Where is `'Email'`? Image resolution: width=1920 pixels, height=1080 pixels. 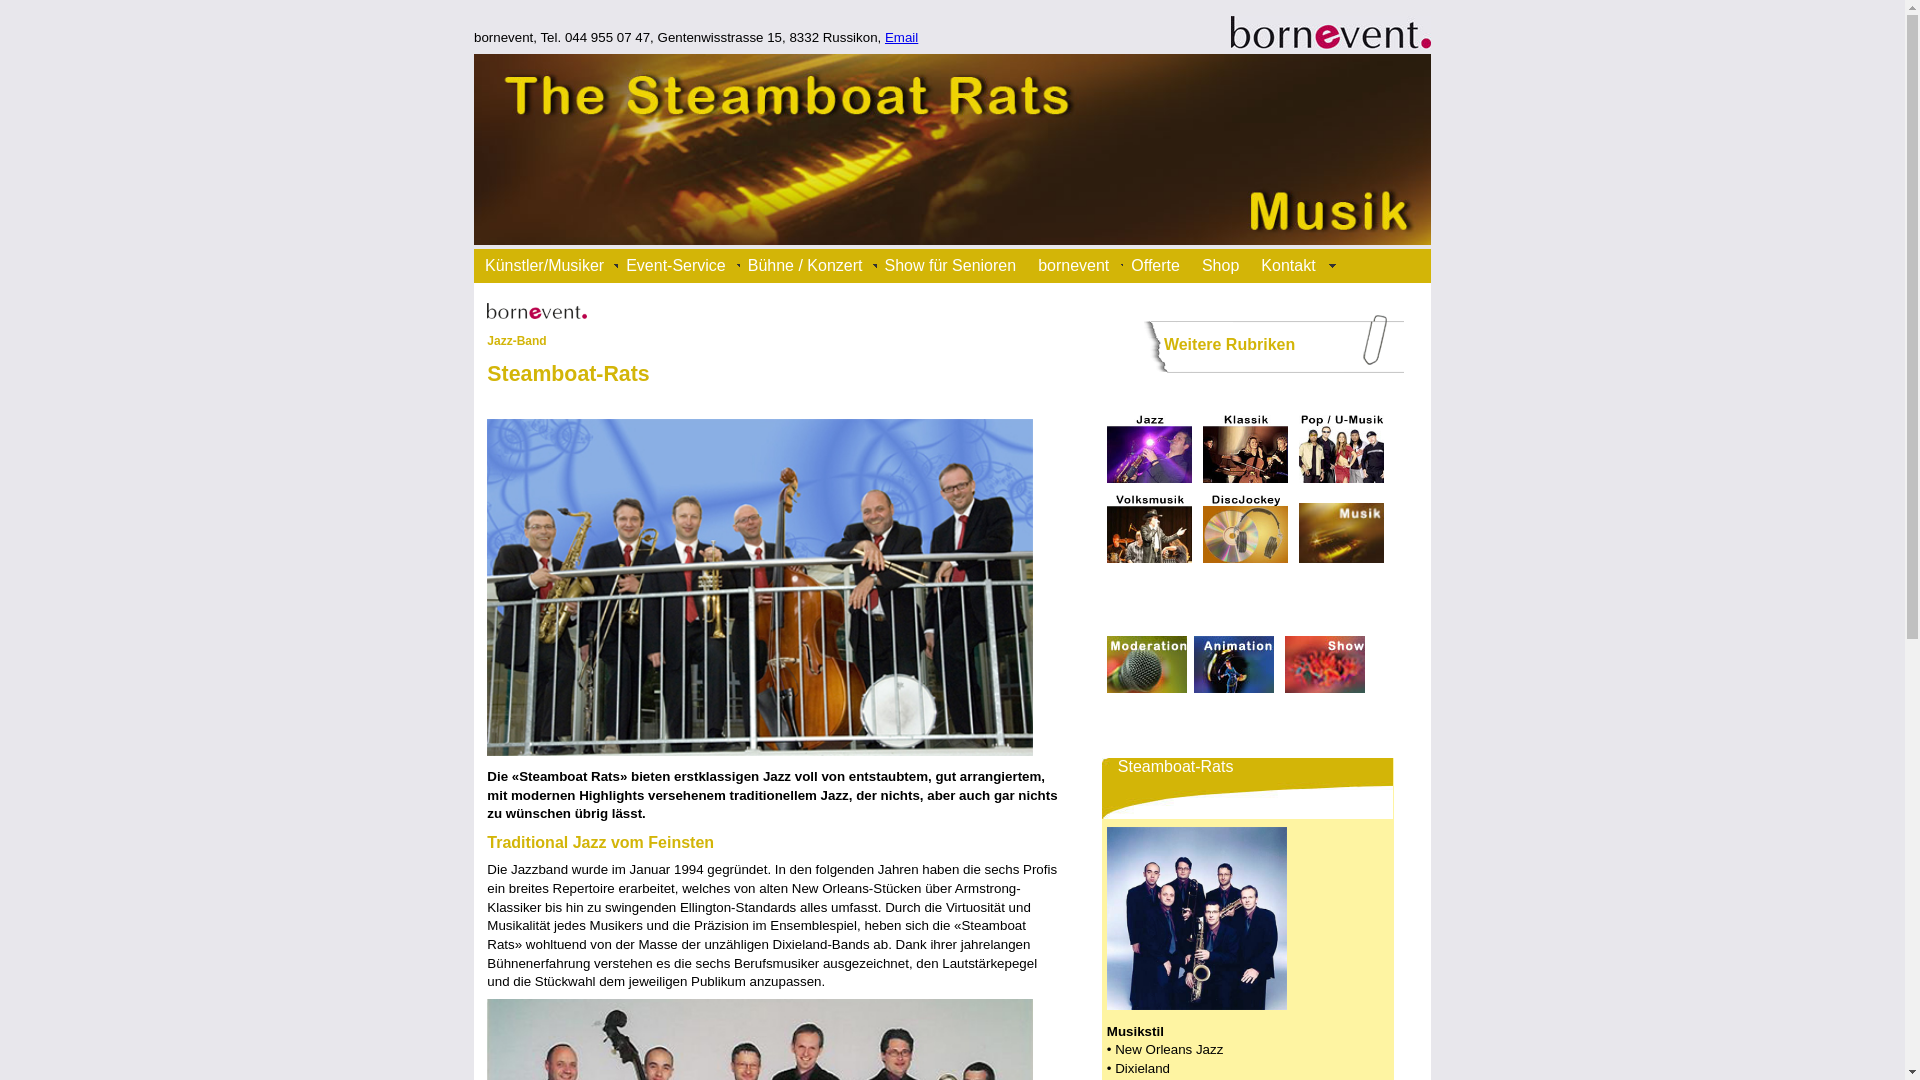 'Email' is located at coordinates (900, 37).